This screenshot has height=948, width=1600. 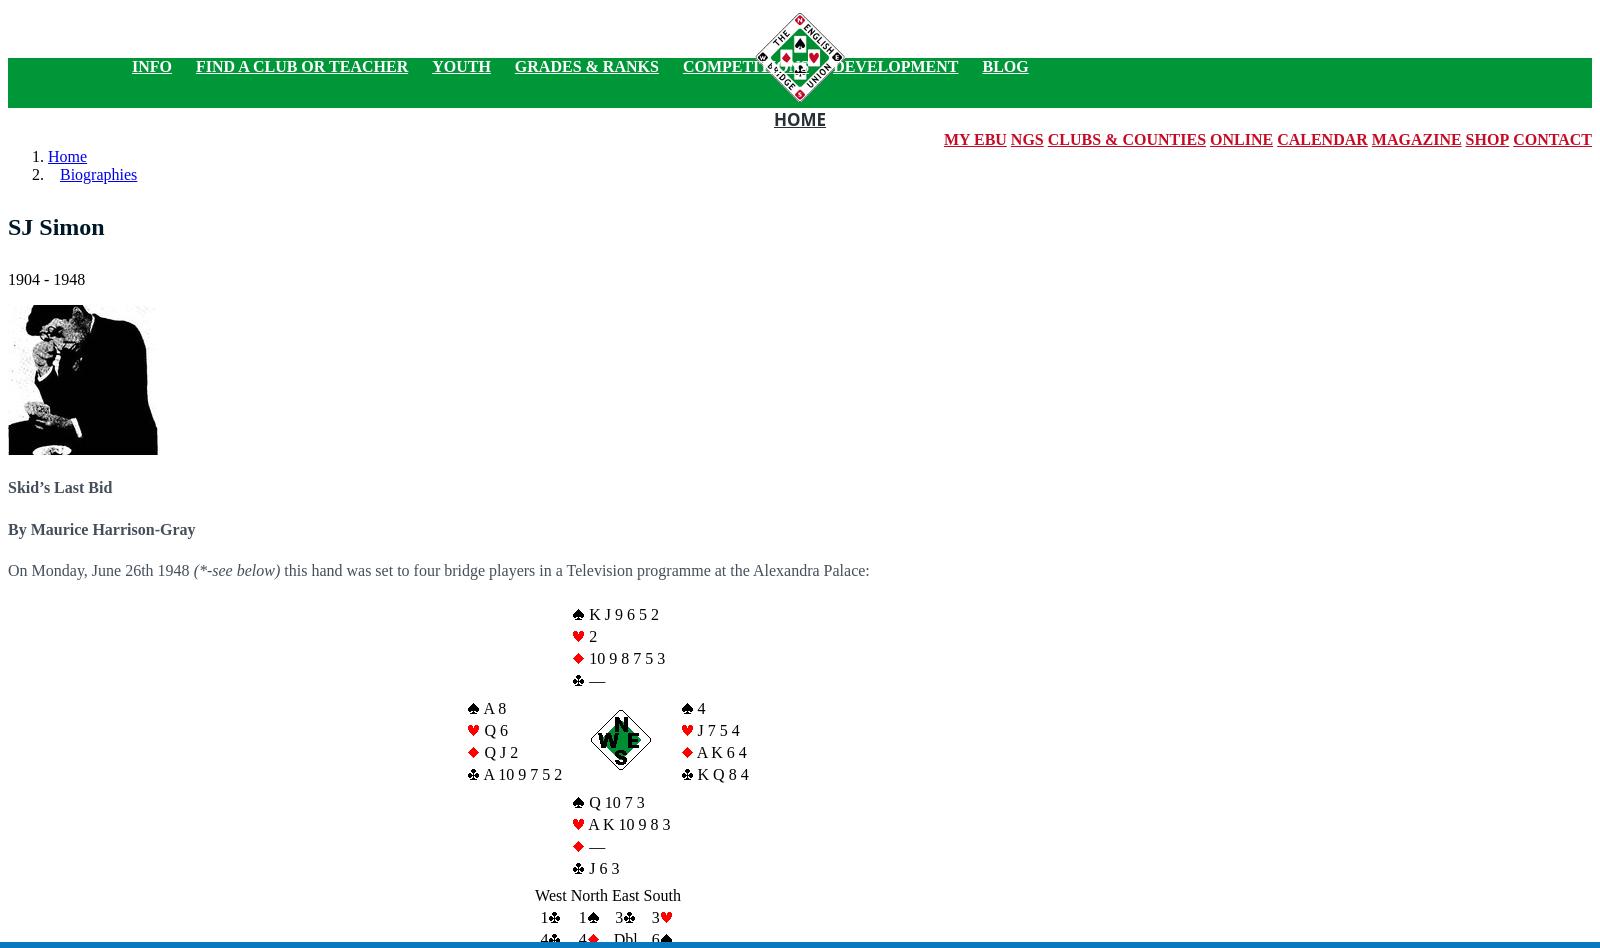 What do you see at coordinates (151, 66) in the screenshot?
I see `'Info'` at bounding box center [151, 66].